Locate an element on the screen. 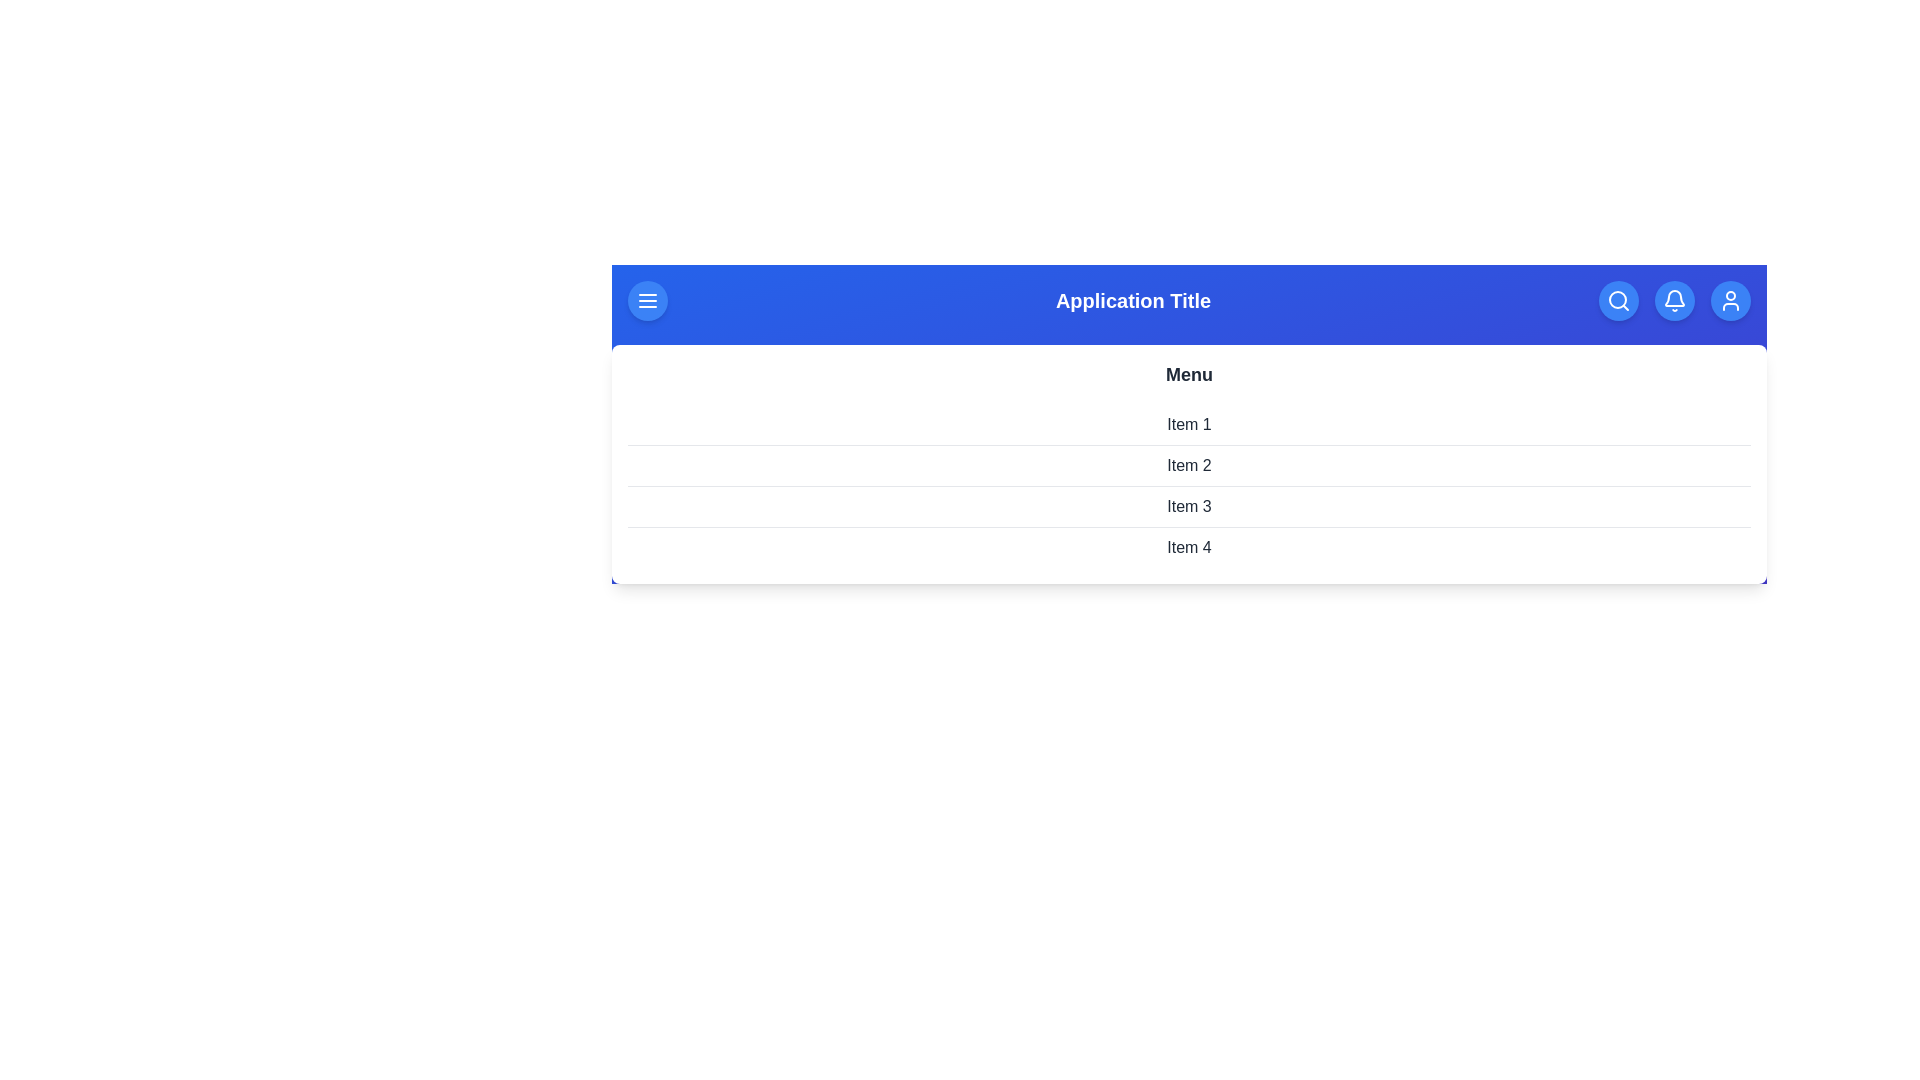 The image size is (1920, 1080). the notification button is located at coordinates (1675, 300).